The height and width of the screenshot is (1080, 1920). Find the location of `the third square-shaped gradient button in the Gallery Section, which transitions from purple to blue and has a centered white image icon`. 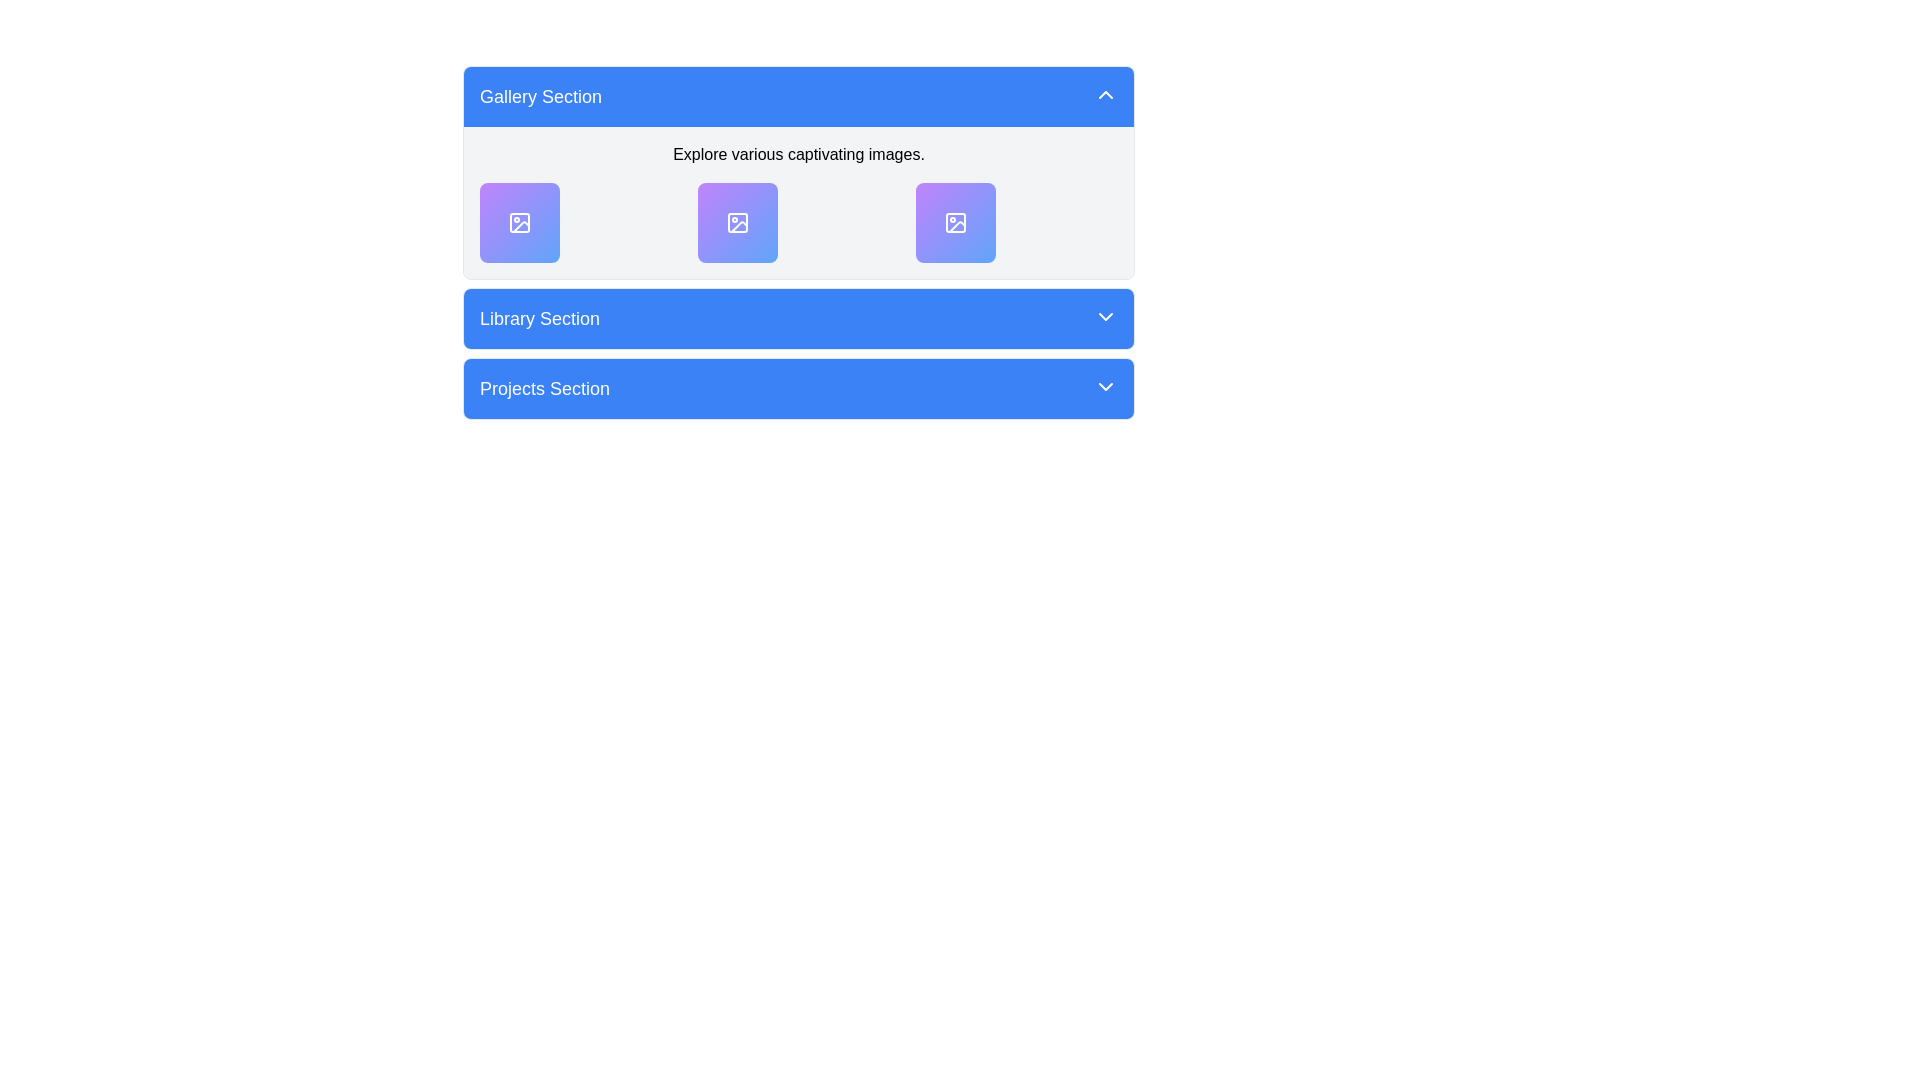

the third square-shaped gradient button in the Gallery Section, which transitions from purple to blue and has a centered white image icon is located at coordinates (954, 223).